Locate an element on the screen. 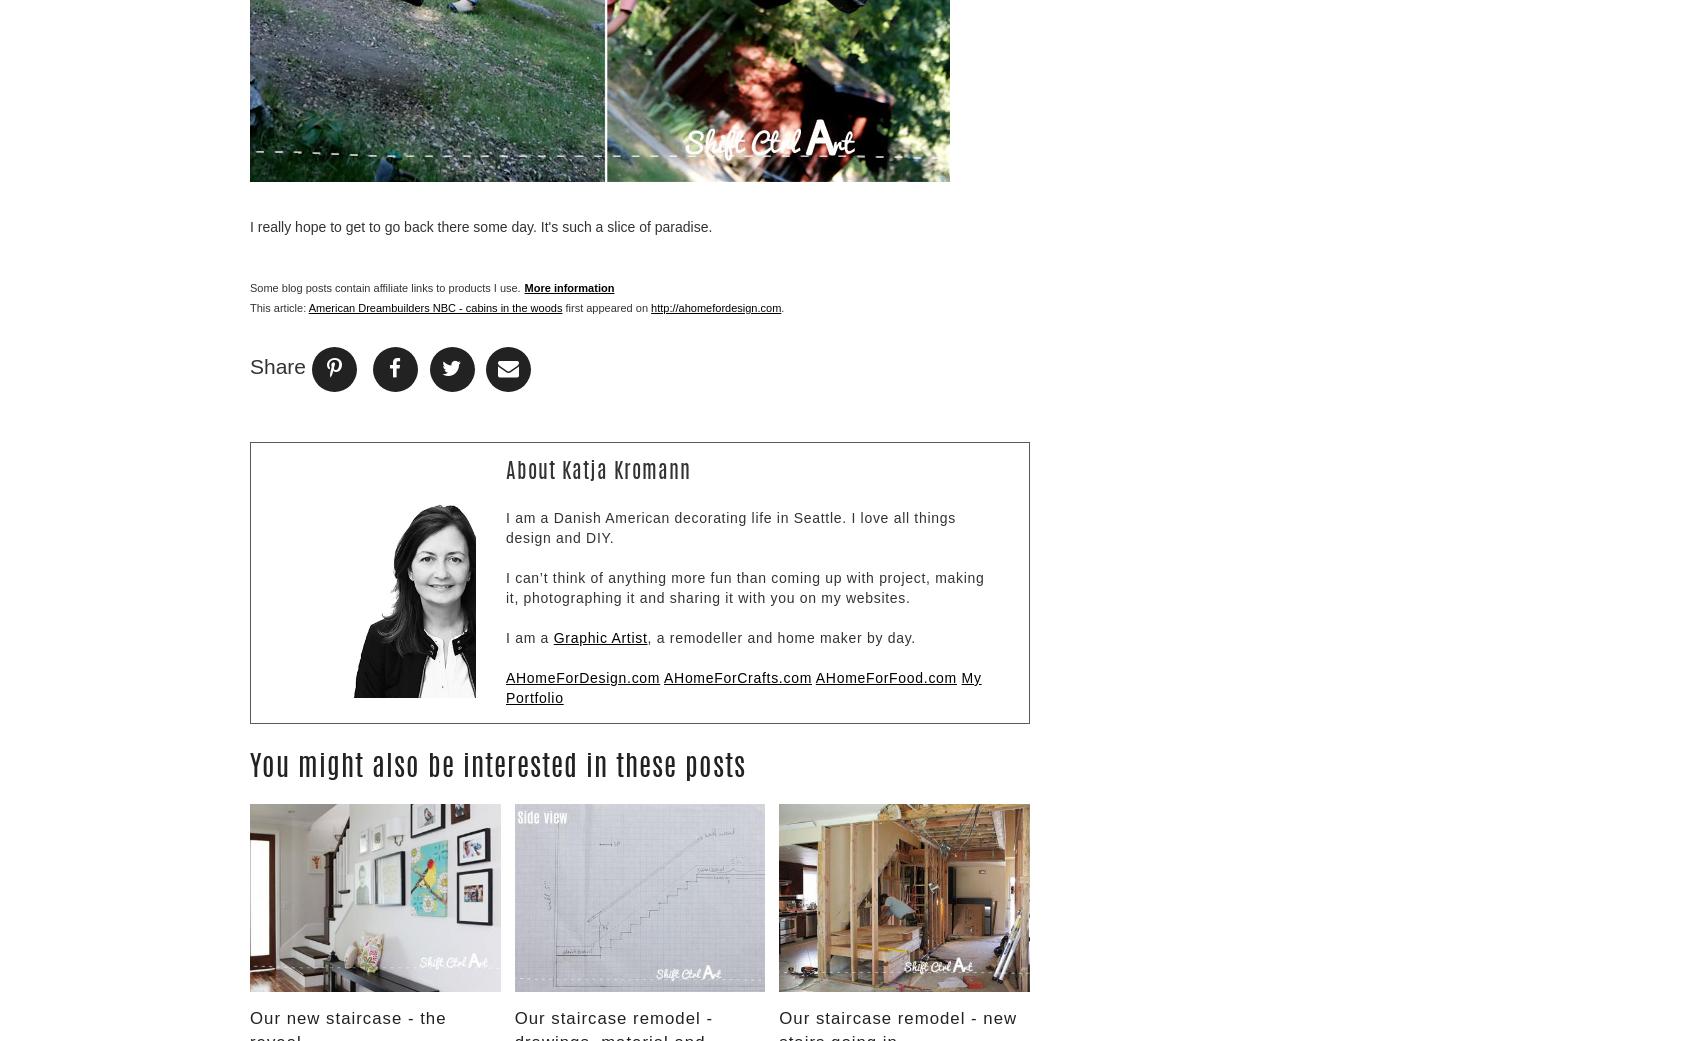 Image resolution: width=1700 pixels, height=1041 pixels. 'I am a' is located at coordinates (529, 635).